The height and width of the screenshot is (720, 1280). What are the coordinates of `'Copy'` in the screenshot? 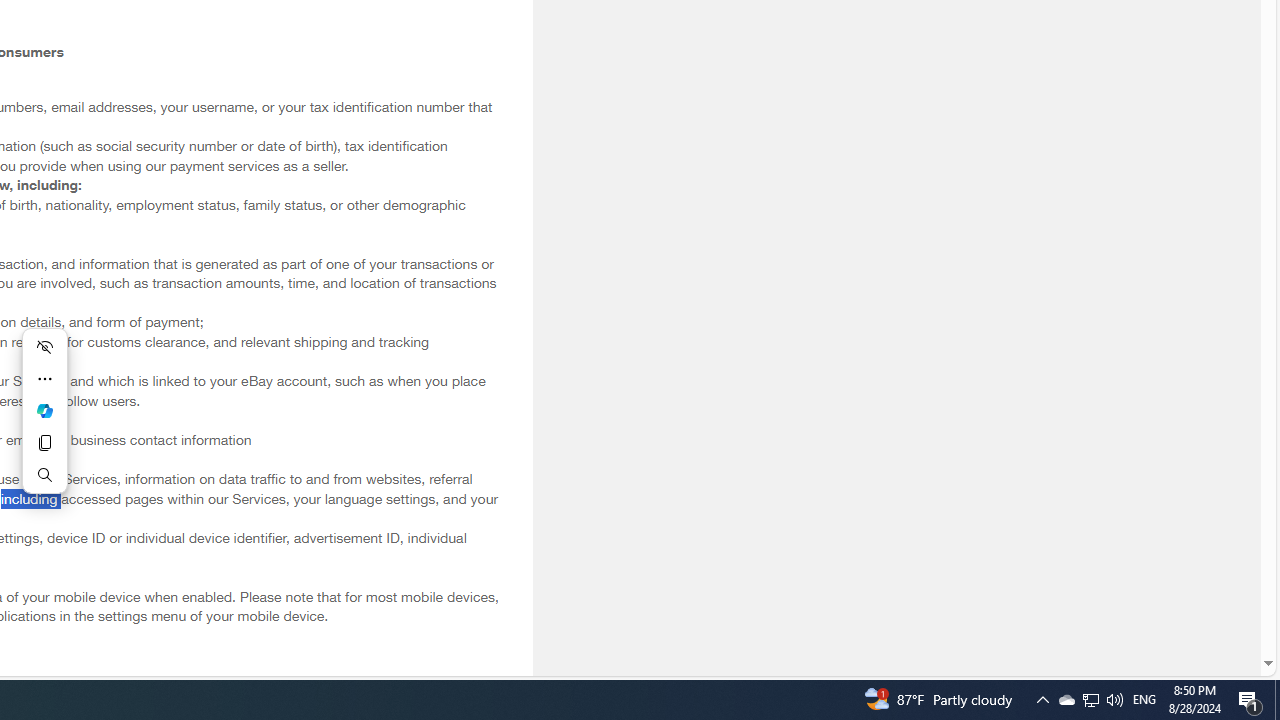 It's located at (44, 442).